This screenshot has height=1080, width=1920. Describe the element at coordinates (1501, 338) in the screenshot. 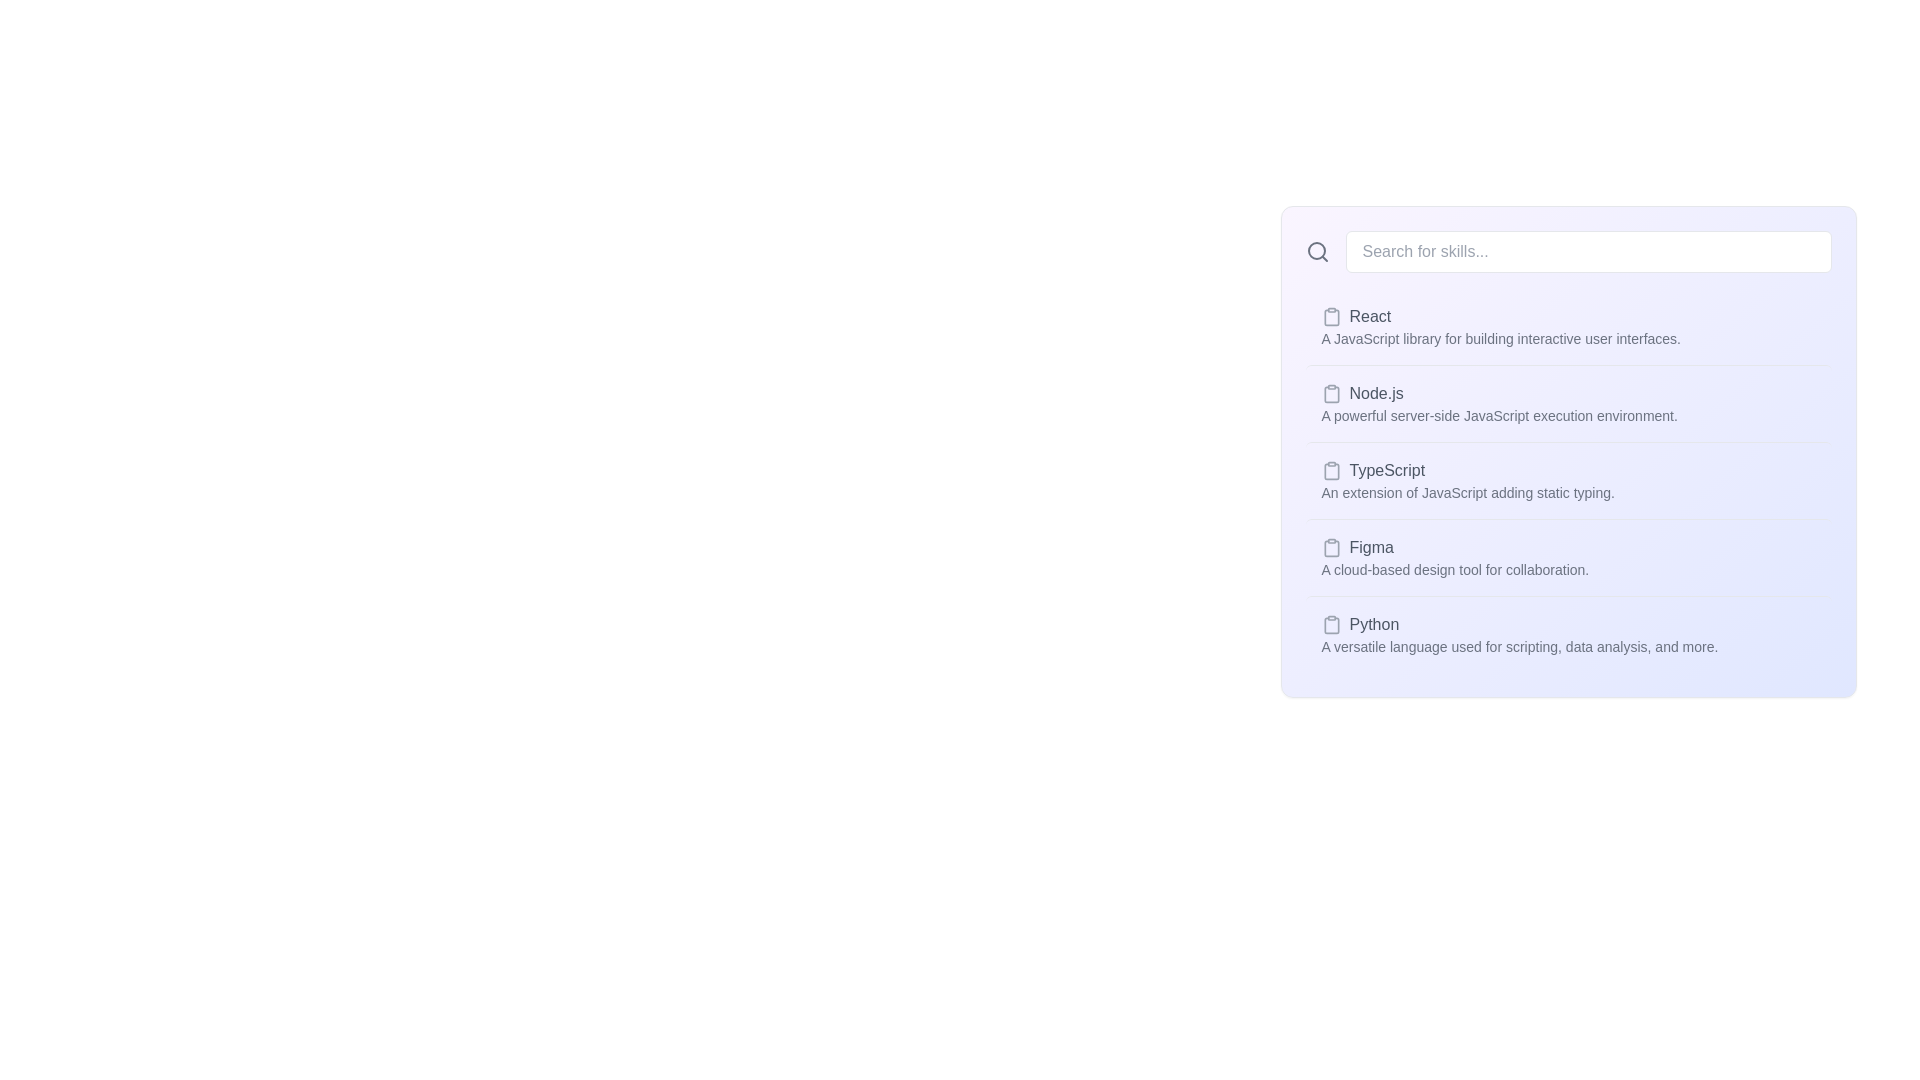

I see `the descriptive text reading 'A JavaScript library for building interactive user interfaces.' which is styled with a smaller text size and light gray color, located below the title 'React'` at that location.